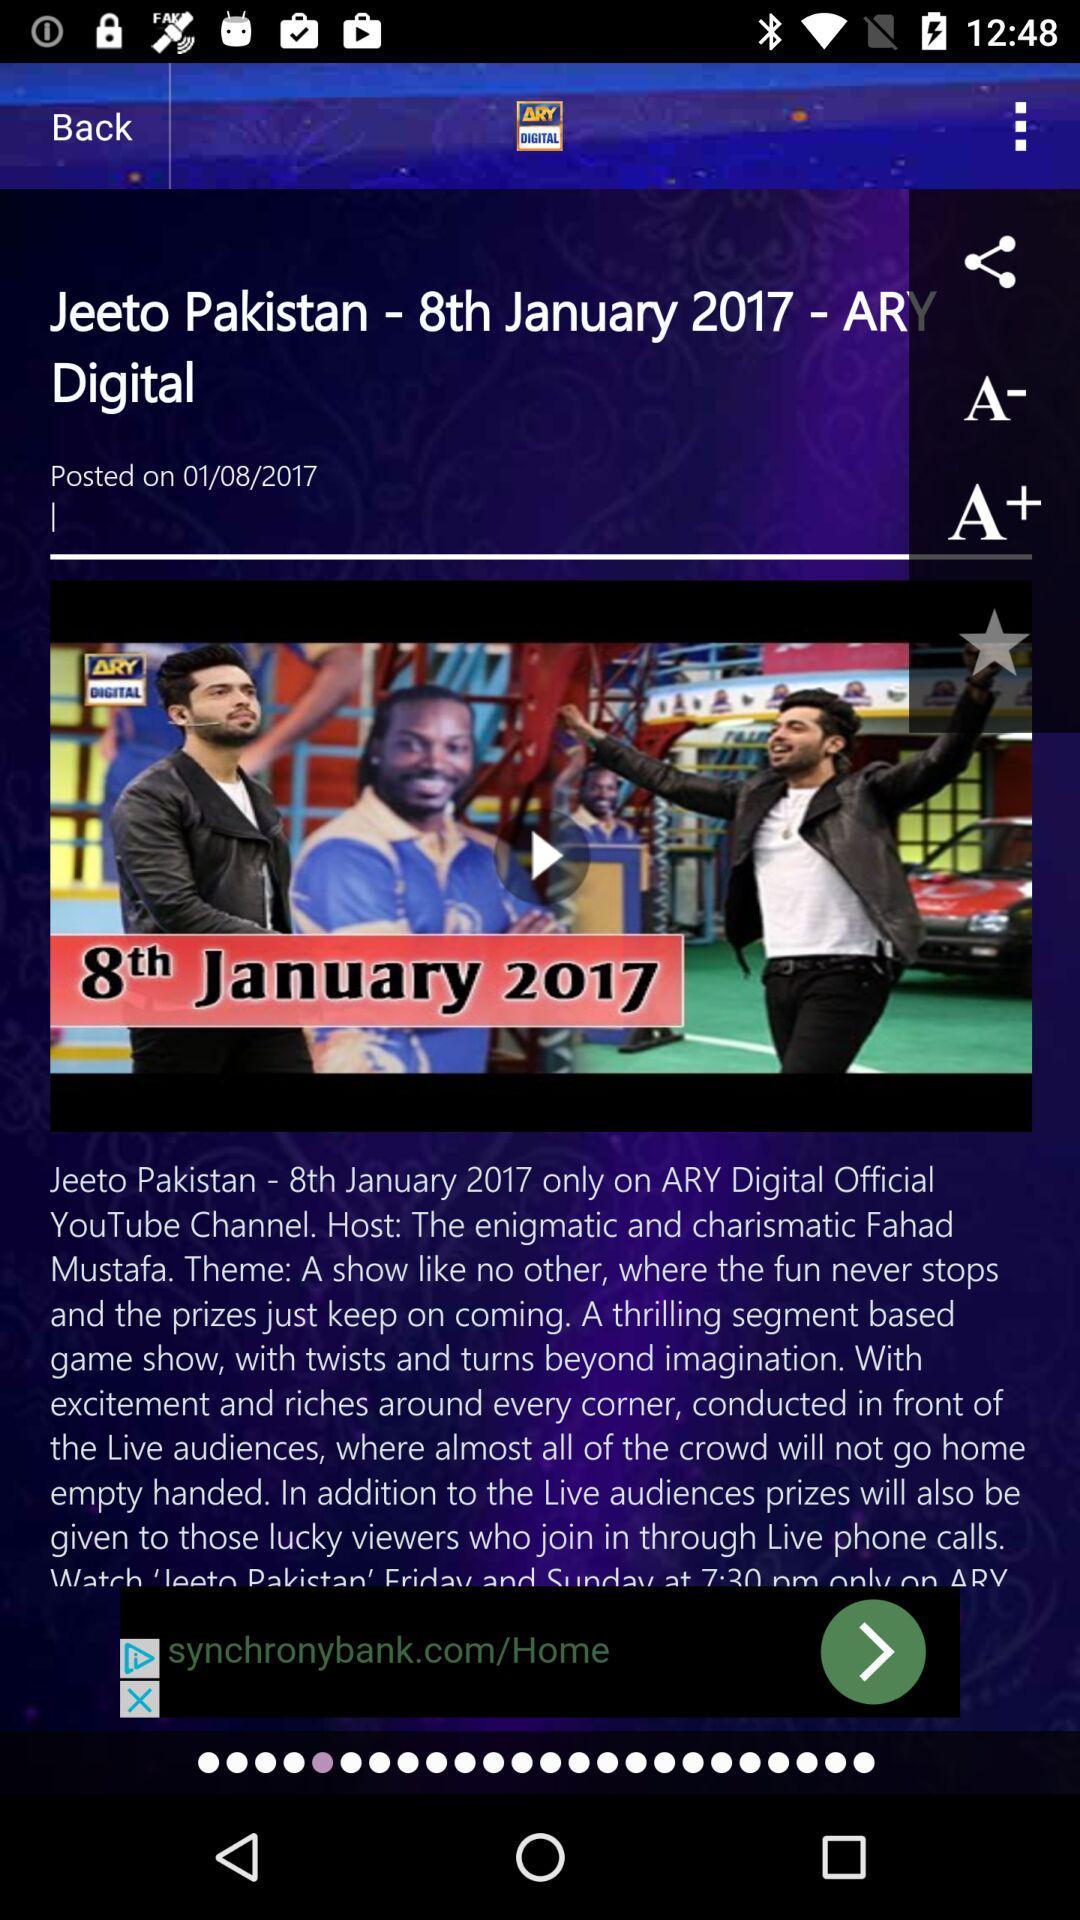  I want to click on smaller font, so click(994, 392).